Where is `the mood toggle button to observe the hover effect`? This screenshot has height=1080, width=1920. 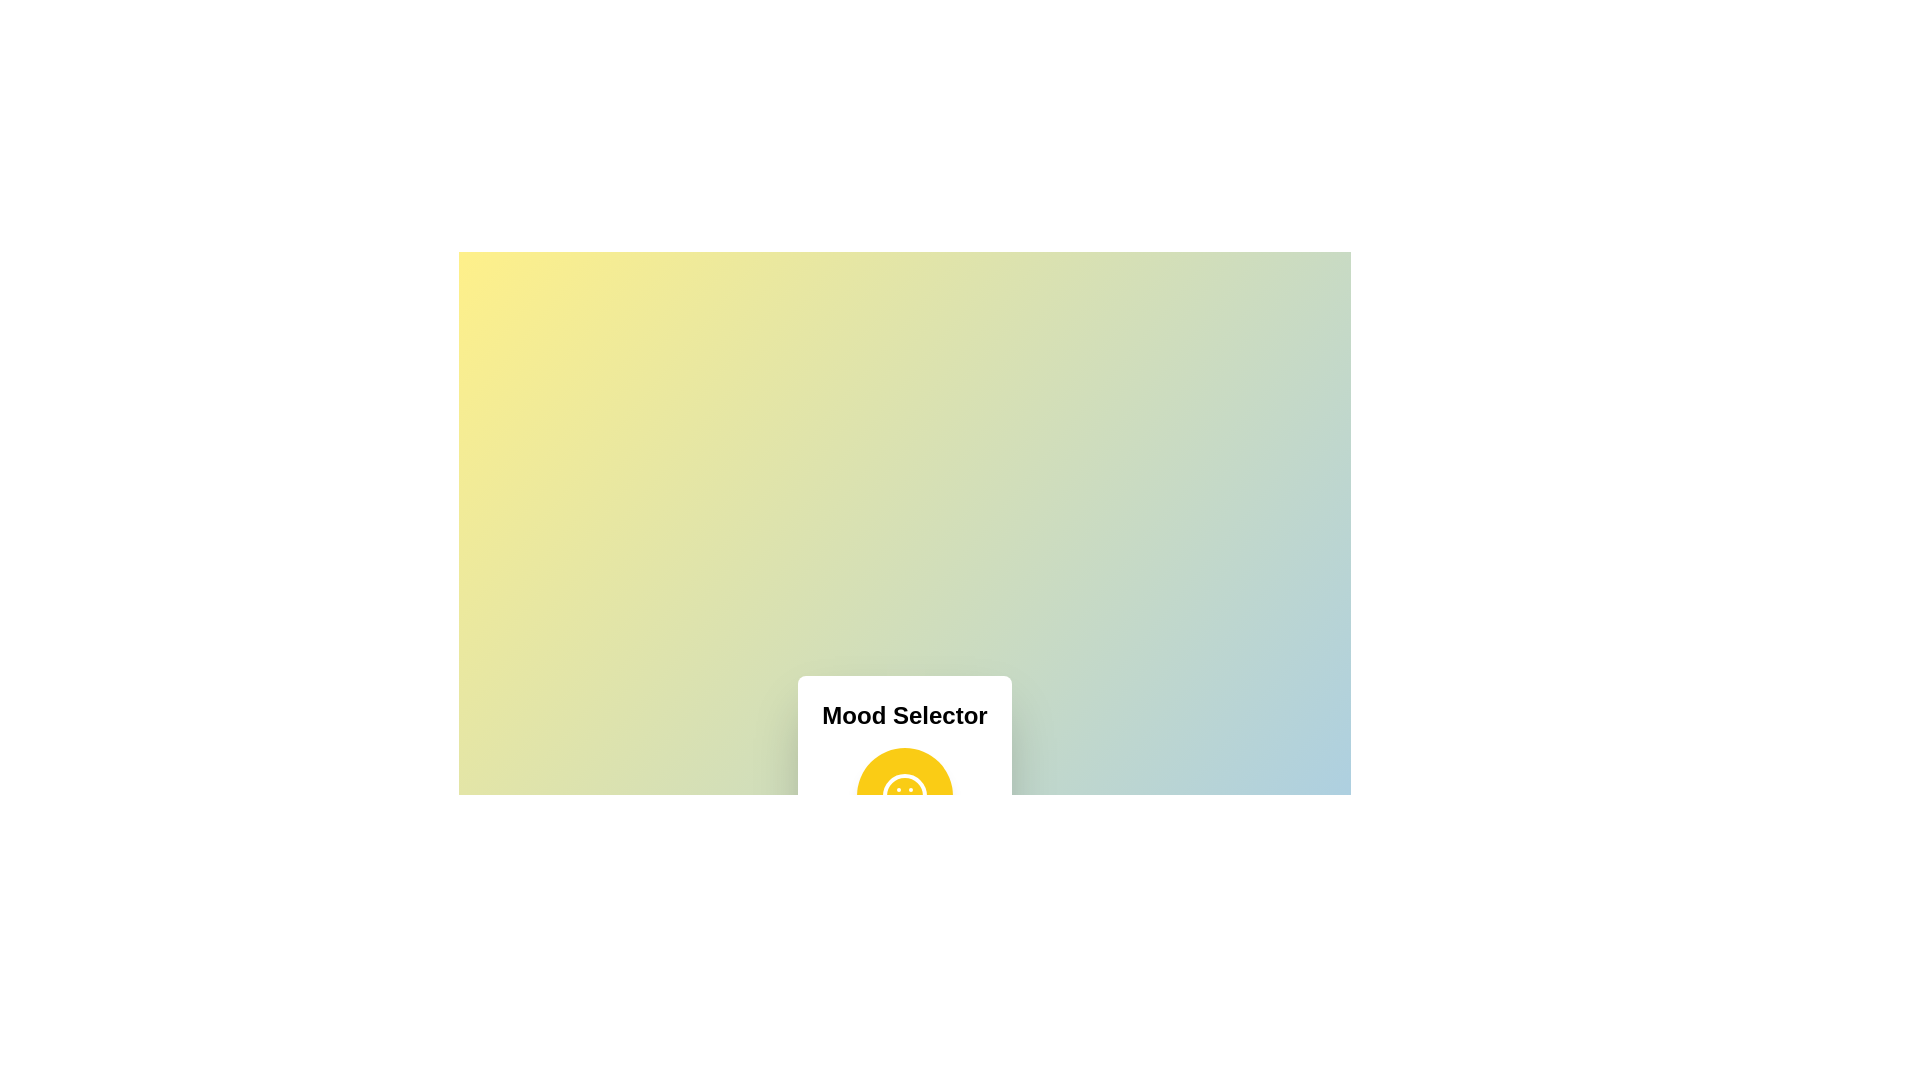
the mood toggle button to observe the hover effect is located at coordinates (903, 794).